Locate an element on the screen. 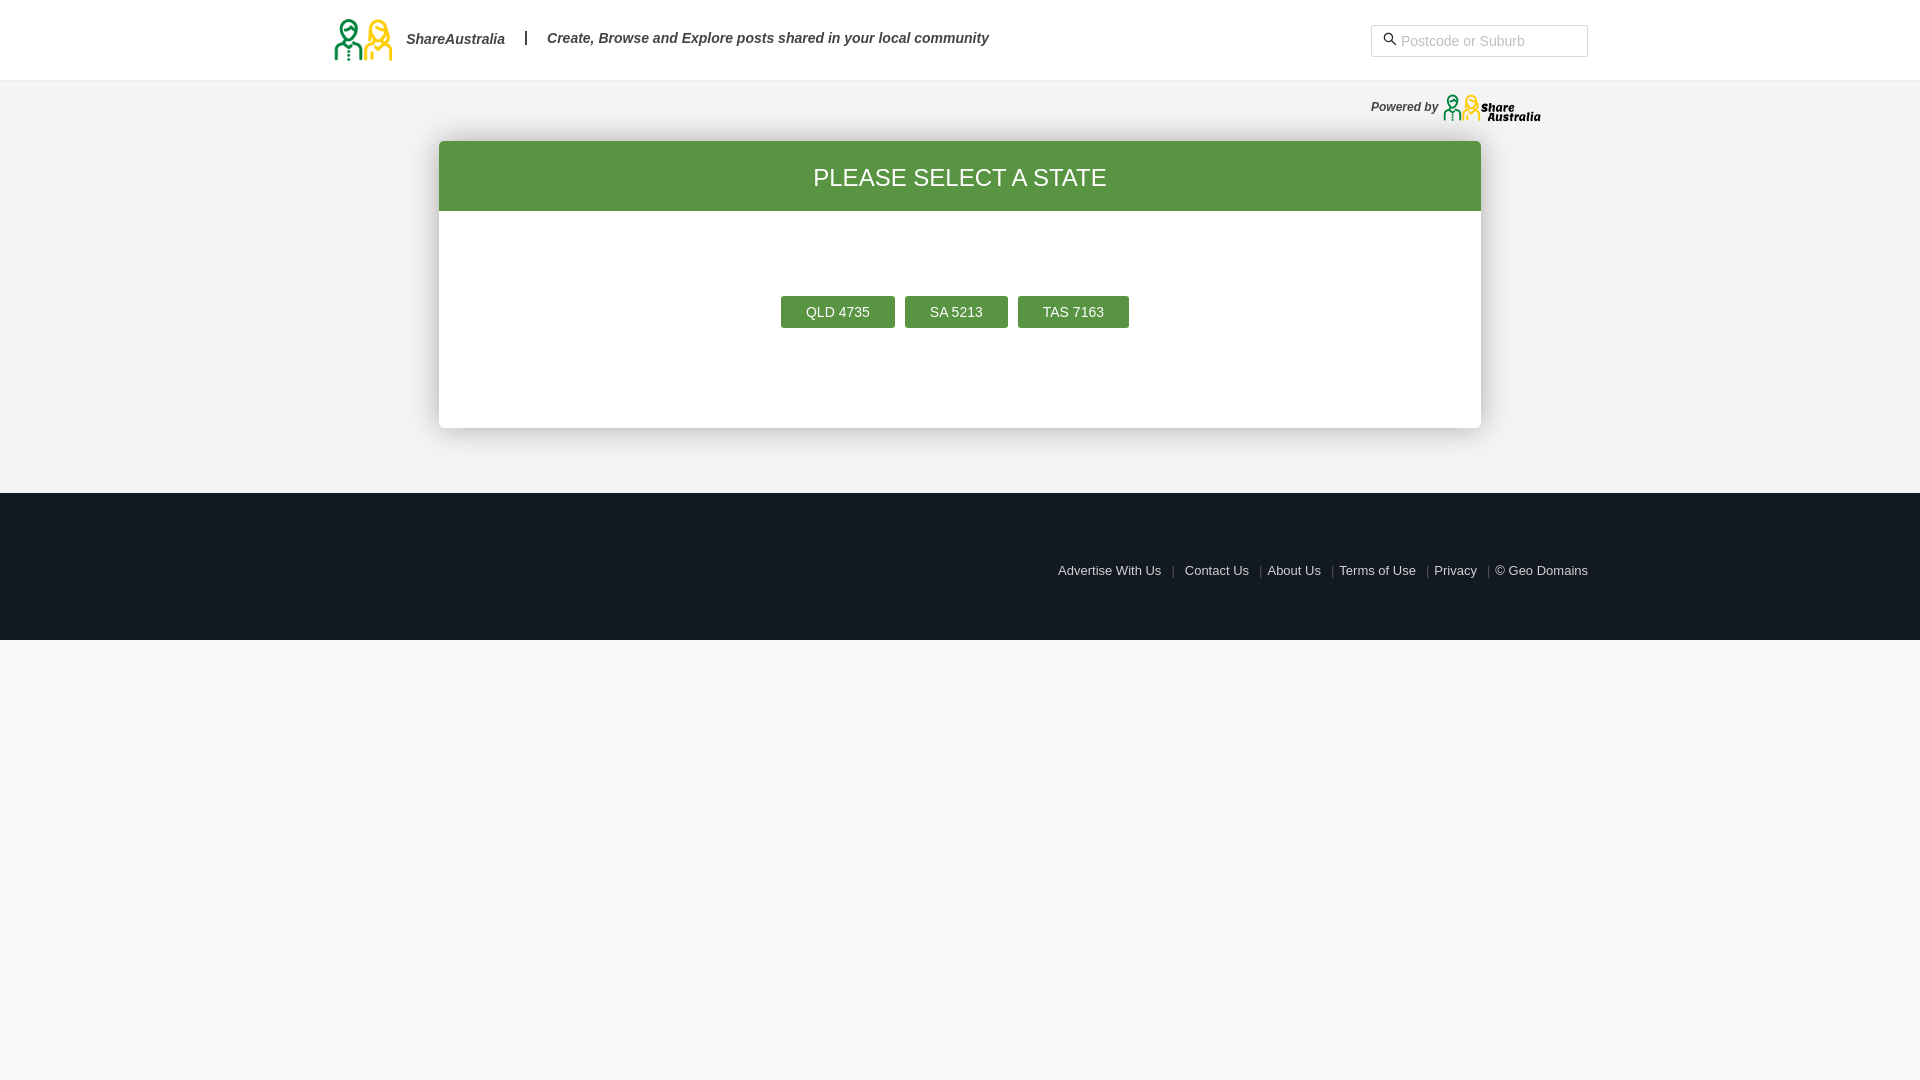 This screenshot has width=1920, height=1080. 'About Us' is located at coordinates (1293, 570).